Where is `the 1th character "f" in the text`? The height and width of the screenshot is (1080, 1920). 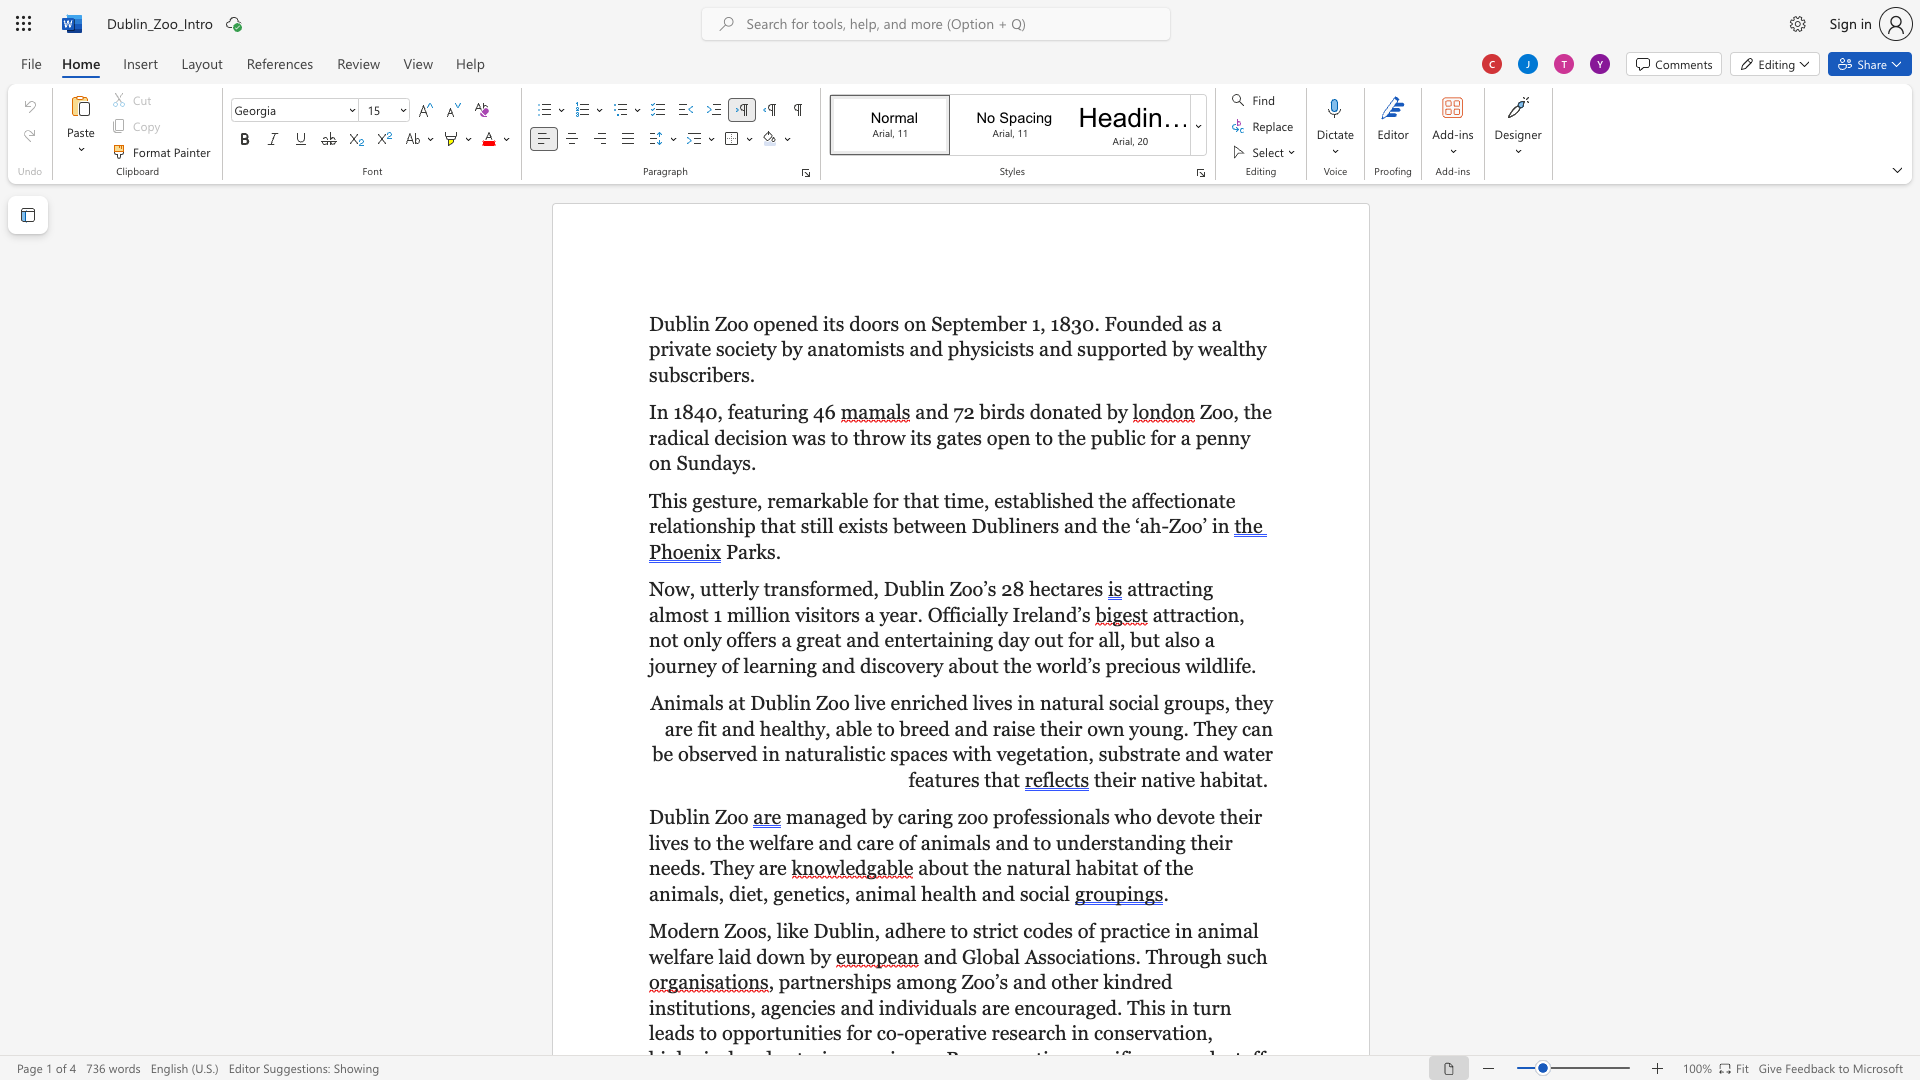 the 1th character "f" in the text is located at coordinates (729, 411).